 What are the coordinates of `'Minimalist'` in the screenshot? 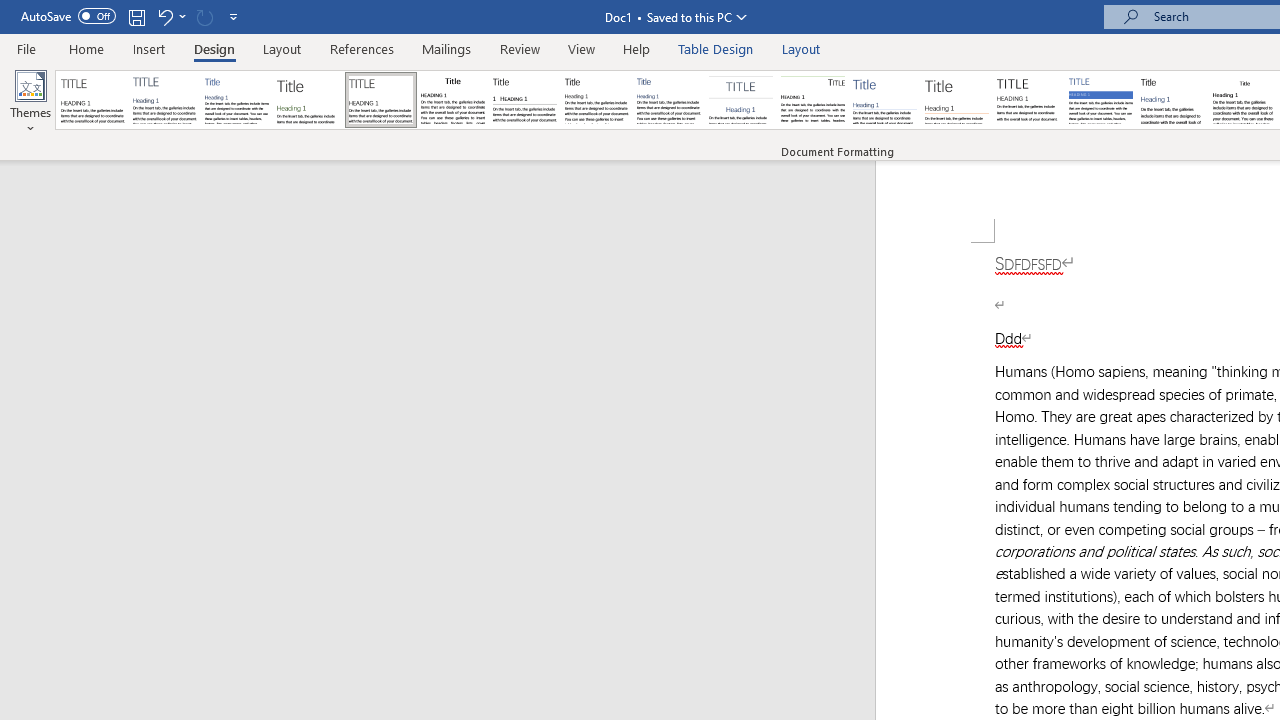 It's located at (1029, 100).